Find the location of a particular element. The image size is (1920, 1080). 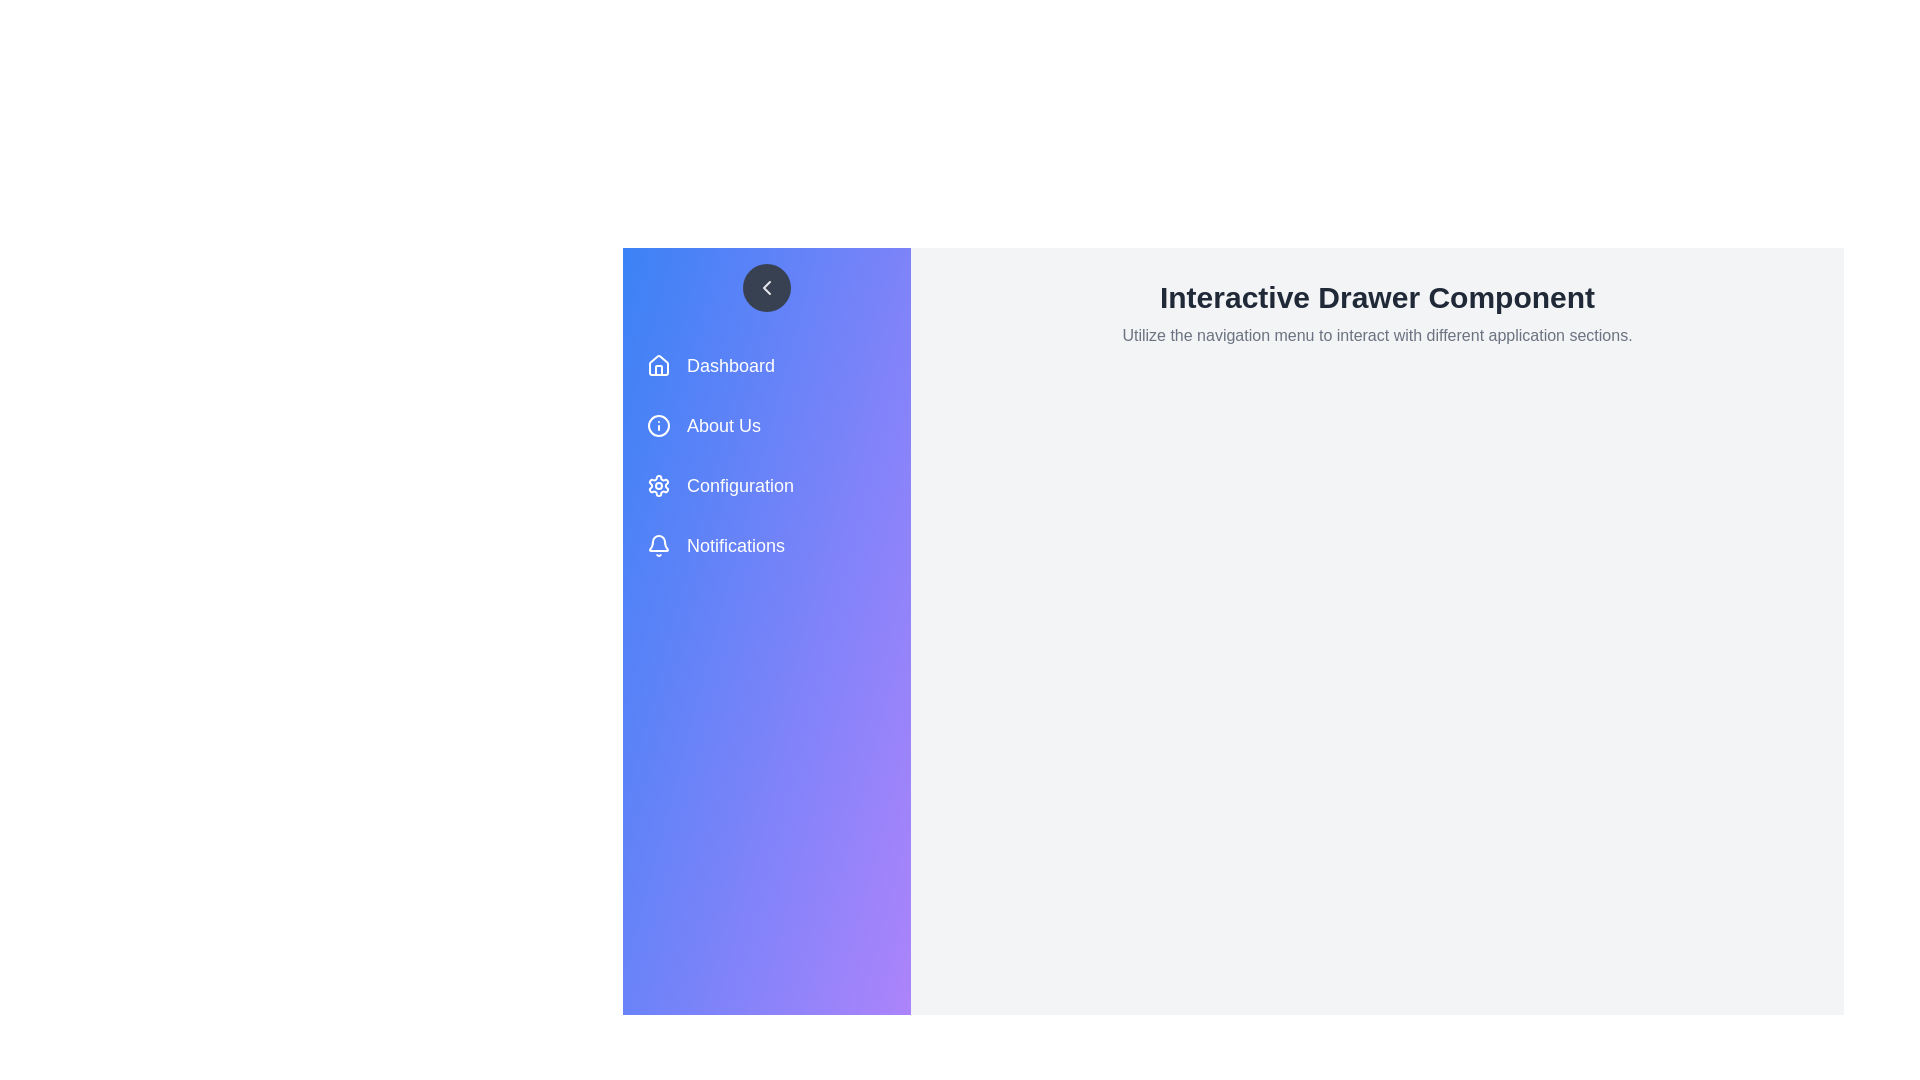

the fourth menu item in the left-side vertical navigation menu, which serves as a navigation option is located at coordinates (773, 546).